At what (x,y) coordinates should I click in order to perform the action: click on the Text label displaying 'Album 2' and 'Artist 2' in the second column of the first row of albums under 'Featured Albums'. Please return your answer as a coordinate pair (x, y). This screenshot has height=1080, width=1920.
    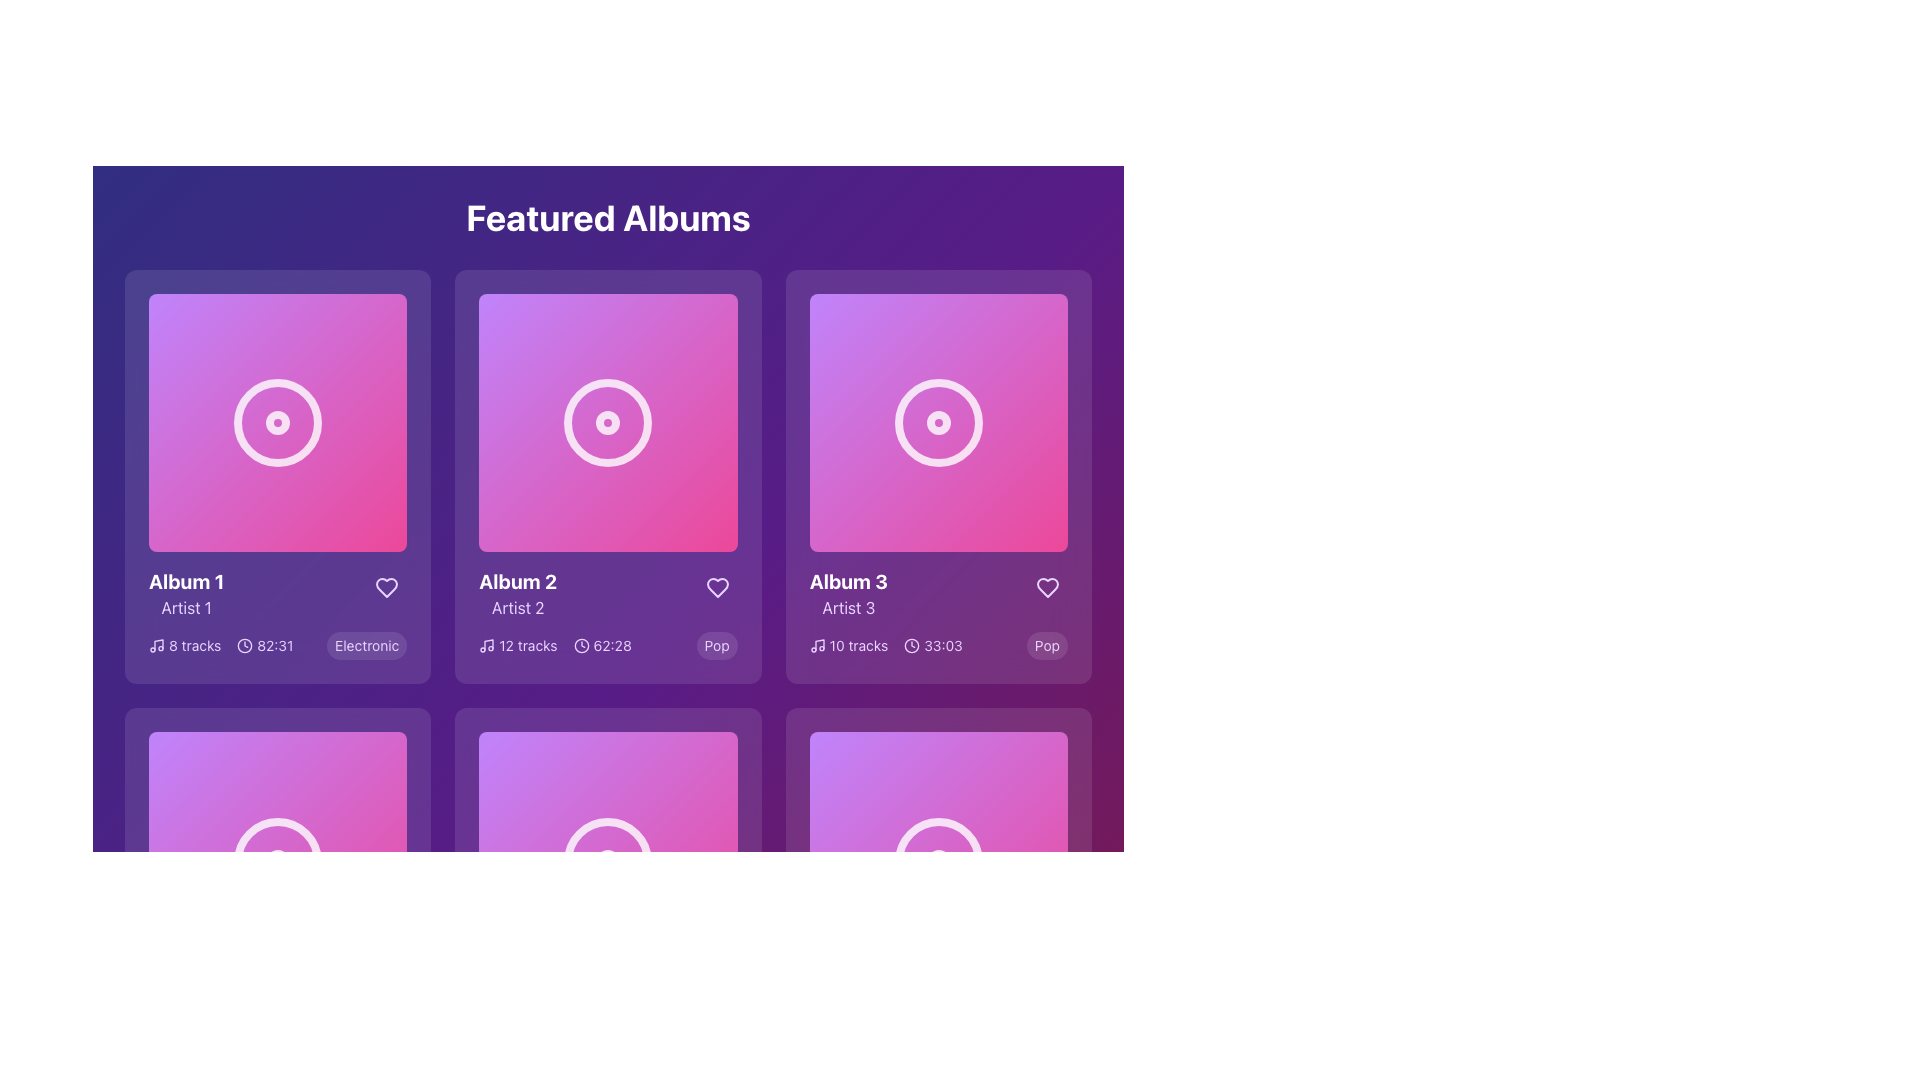
    Looking at the image, I should click on (518, 593).